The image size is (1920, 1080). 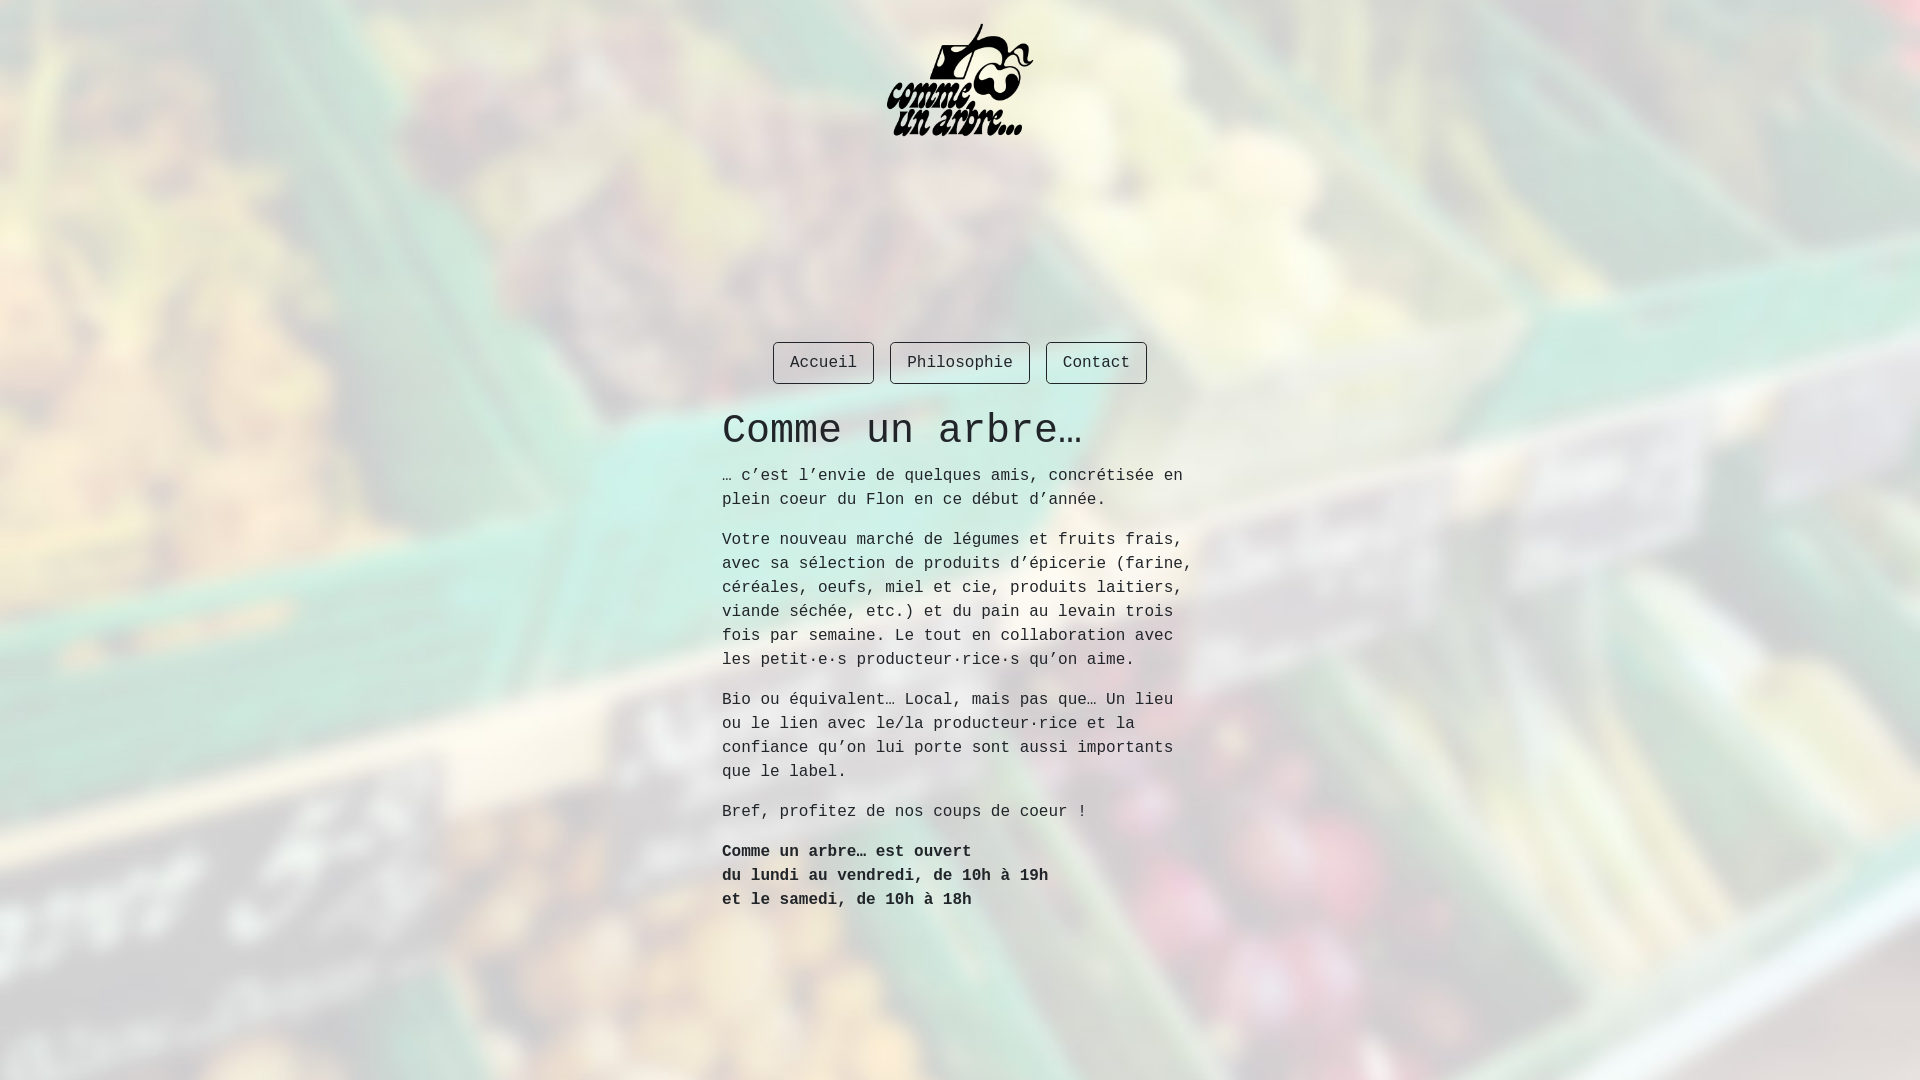 I want to click on 'Philosophie', so click(x=960, y=362).